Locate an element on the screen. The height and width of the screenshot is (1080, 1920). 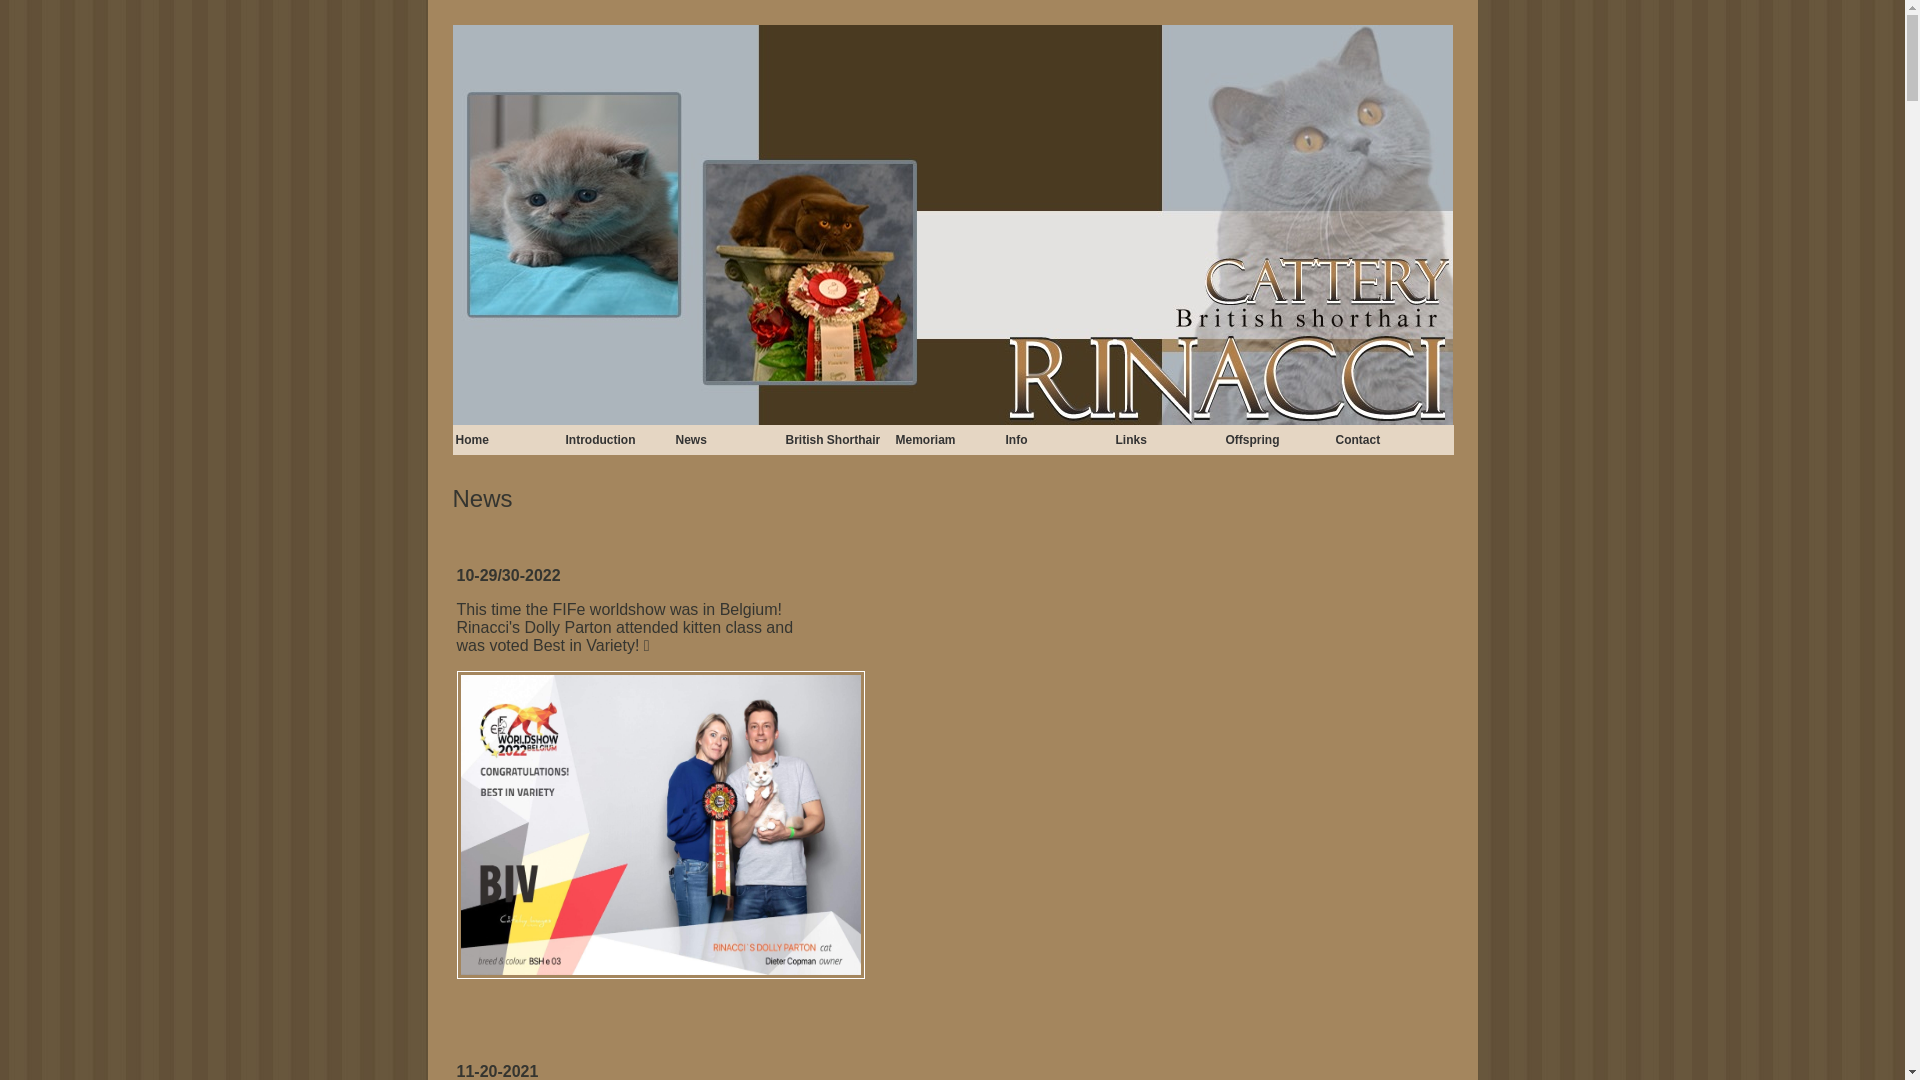
'Introduction' is located at coordinates (617, 438).